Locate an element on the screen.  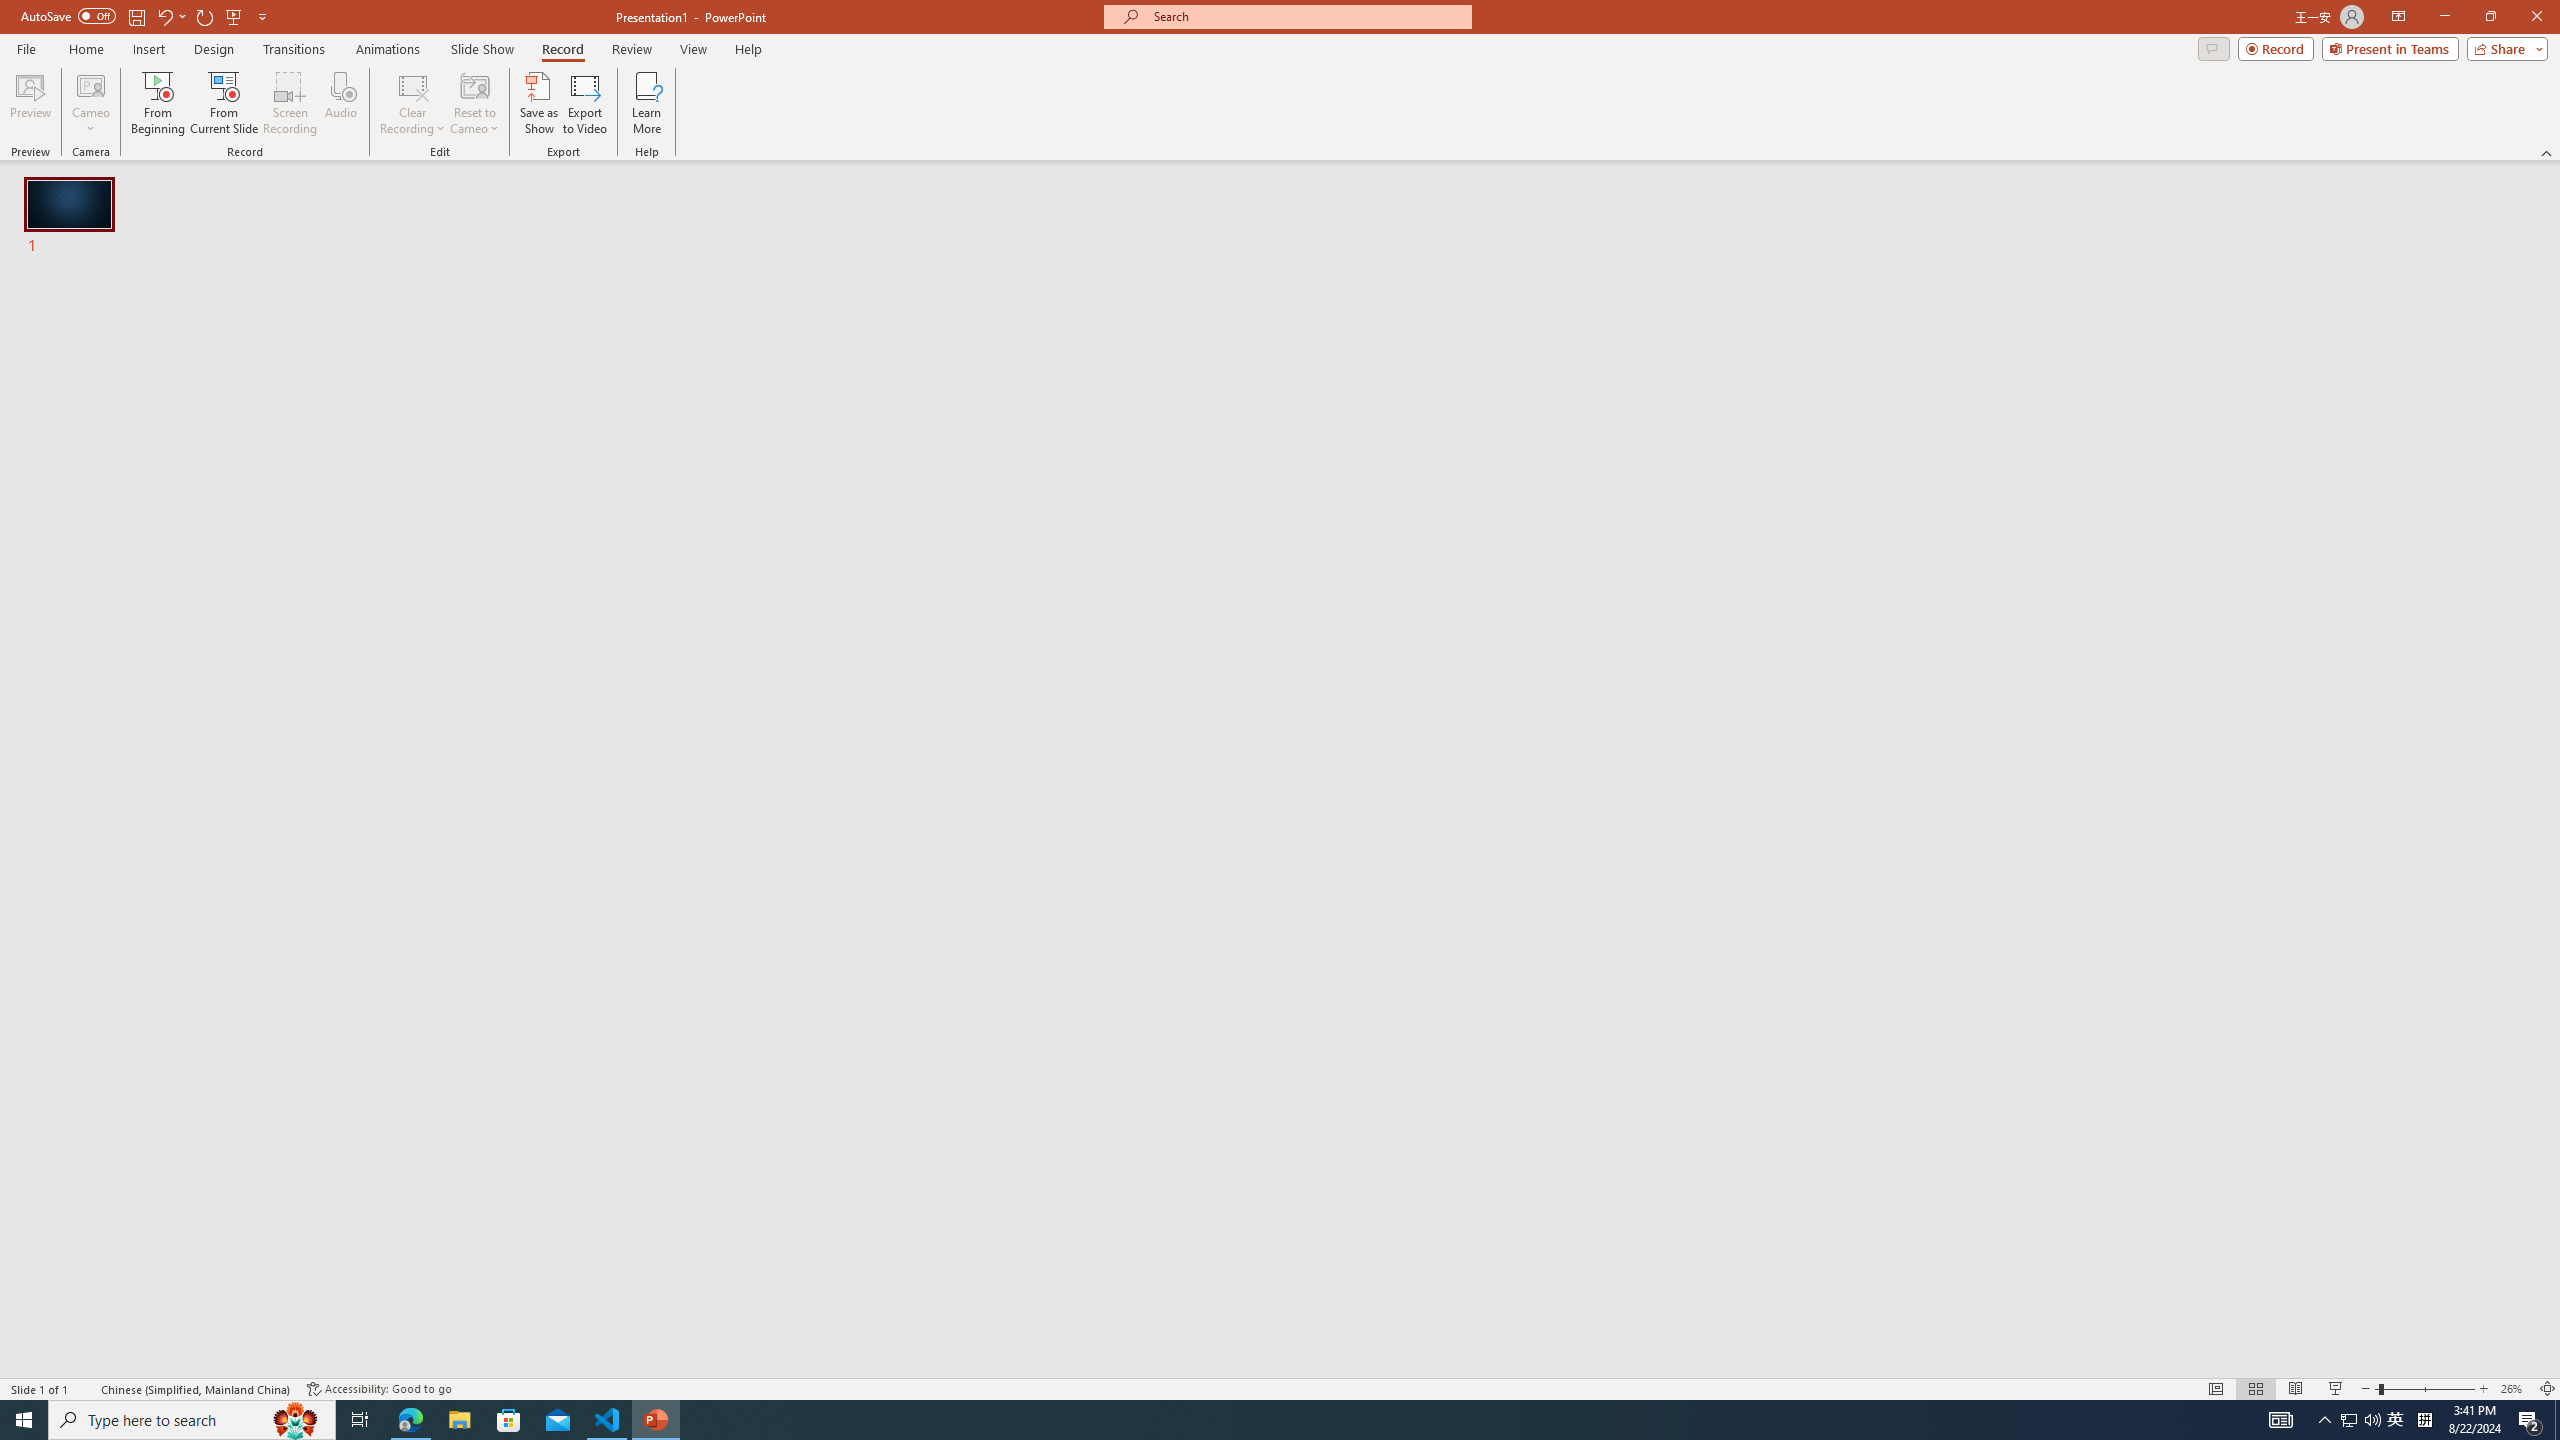
'Animations' is located at coordinates (387, 49).